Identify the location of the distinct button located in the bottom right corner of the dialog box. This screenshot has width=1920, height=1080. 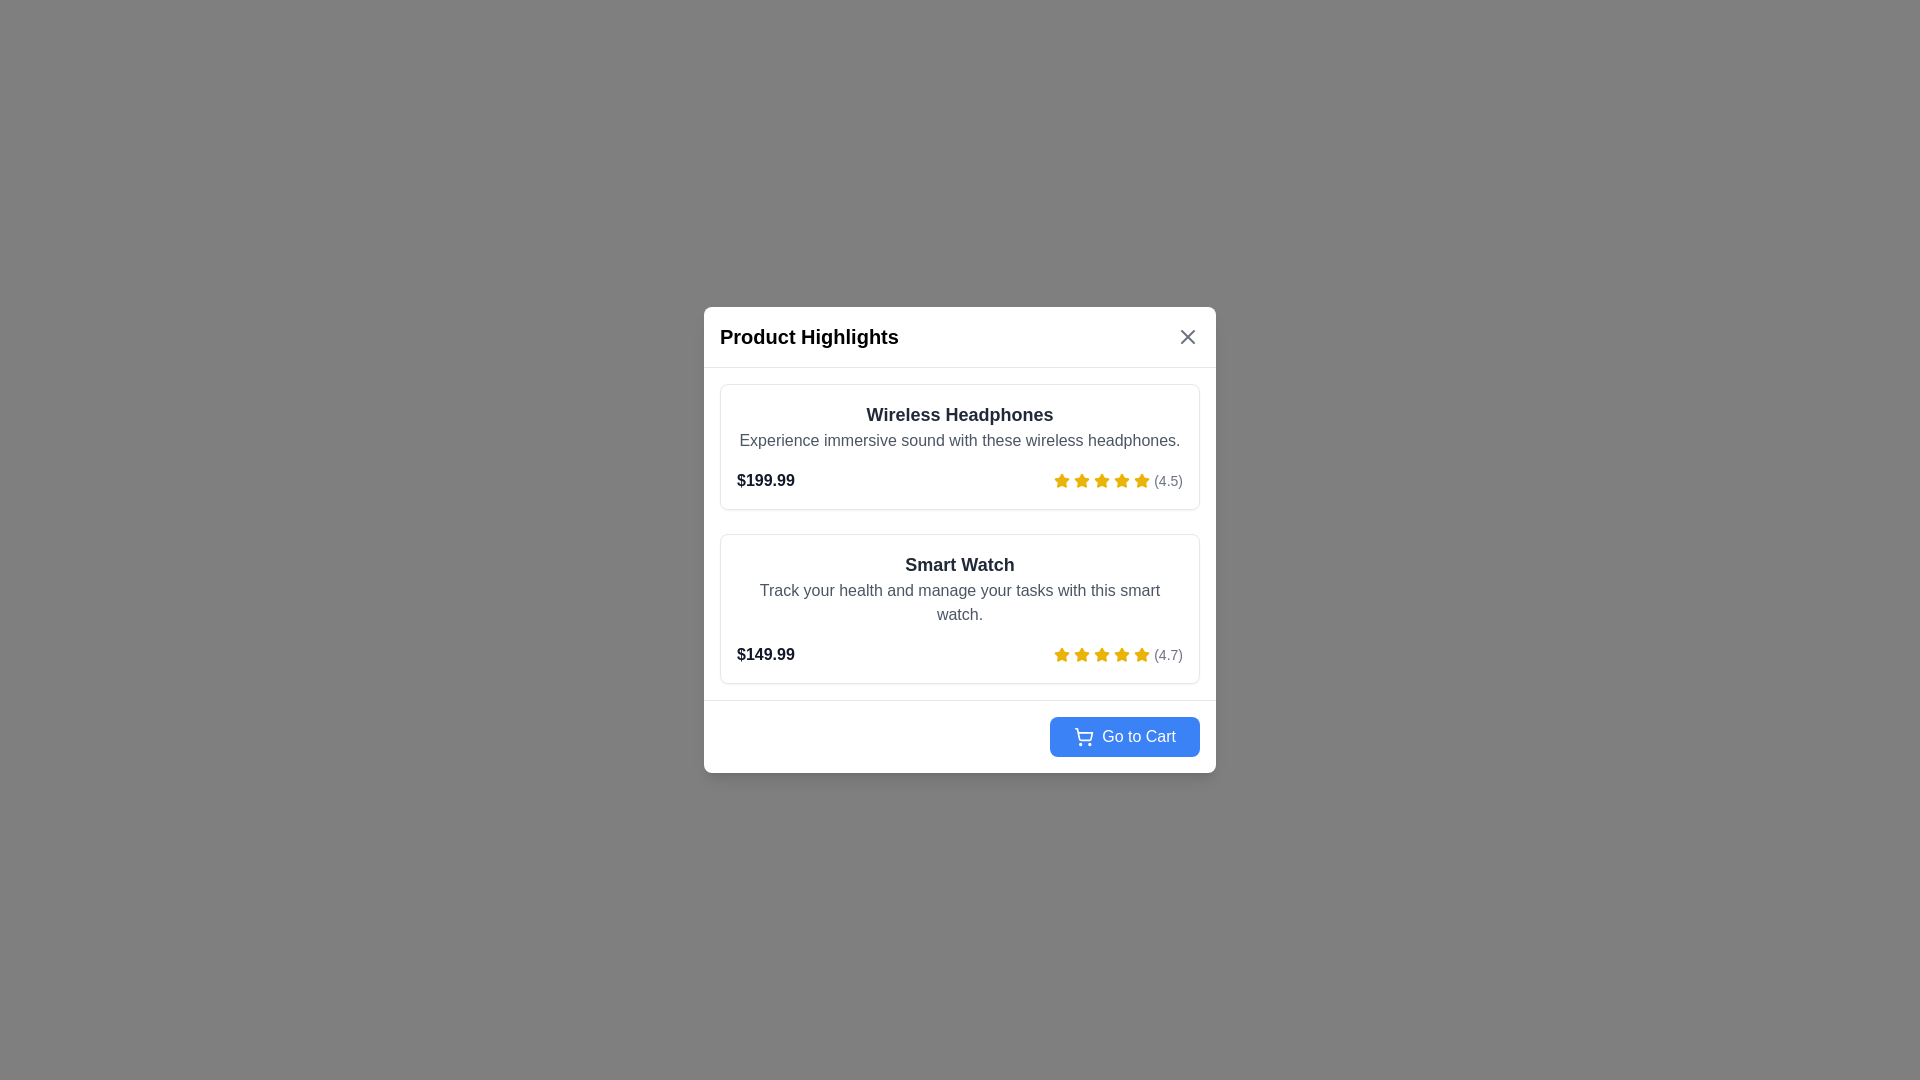
(1124, 736).